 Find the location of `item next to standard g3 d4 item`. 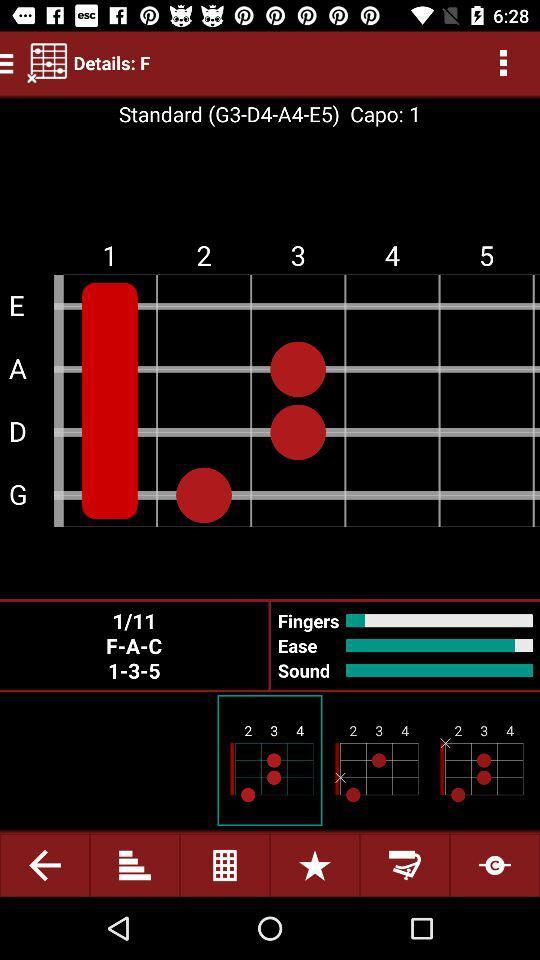

item next to standard g3 d4 item is located at coordinates (380, 114).